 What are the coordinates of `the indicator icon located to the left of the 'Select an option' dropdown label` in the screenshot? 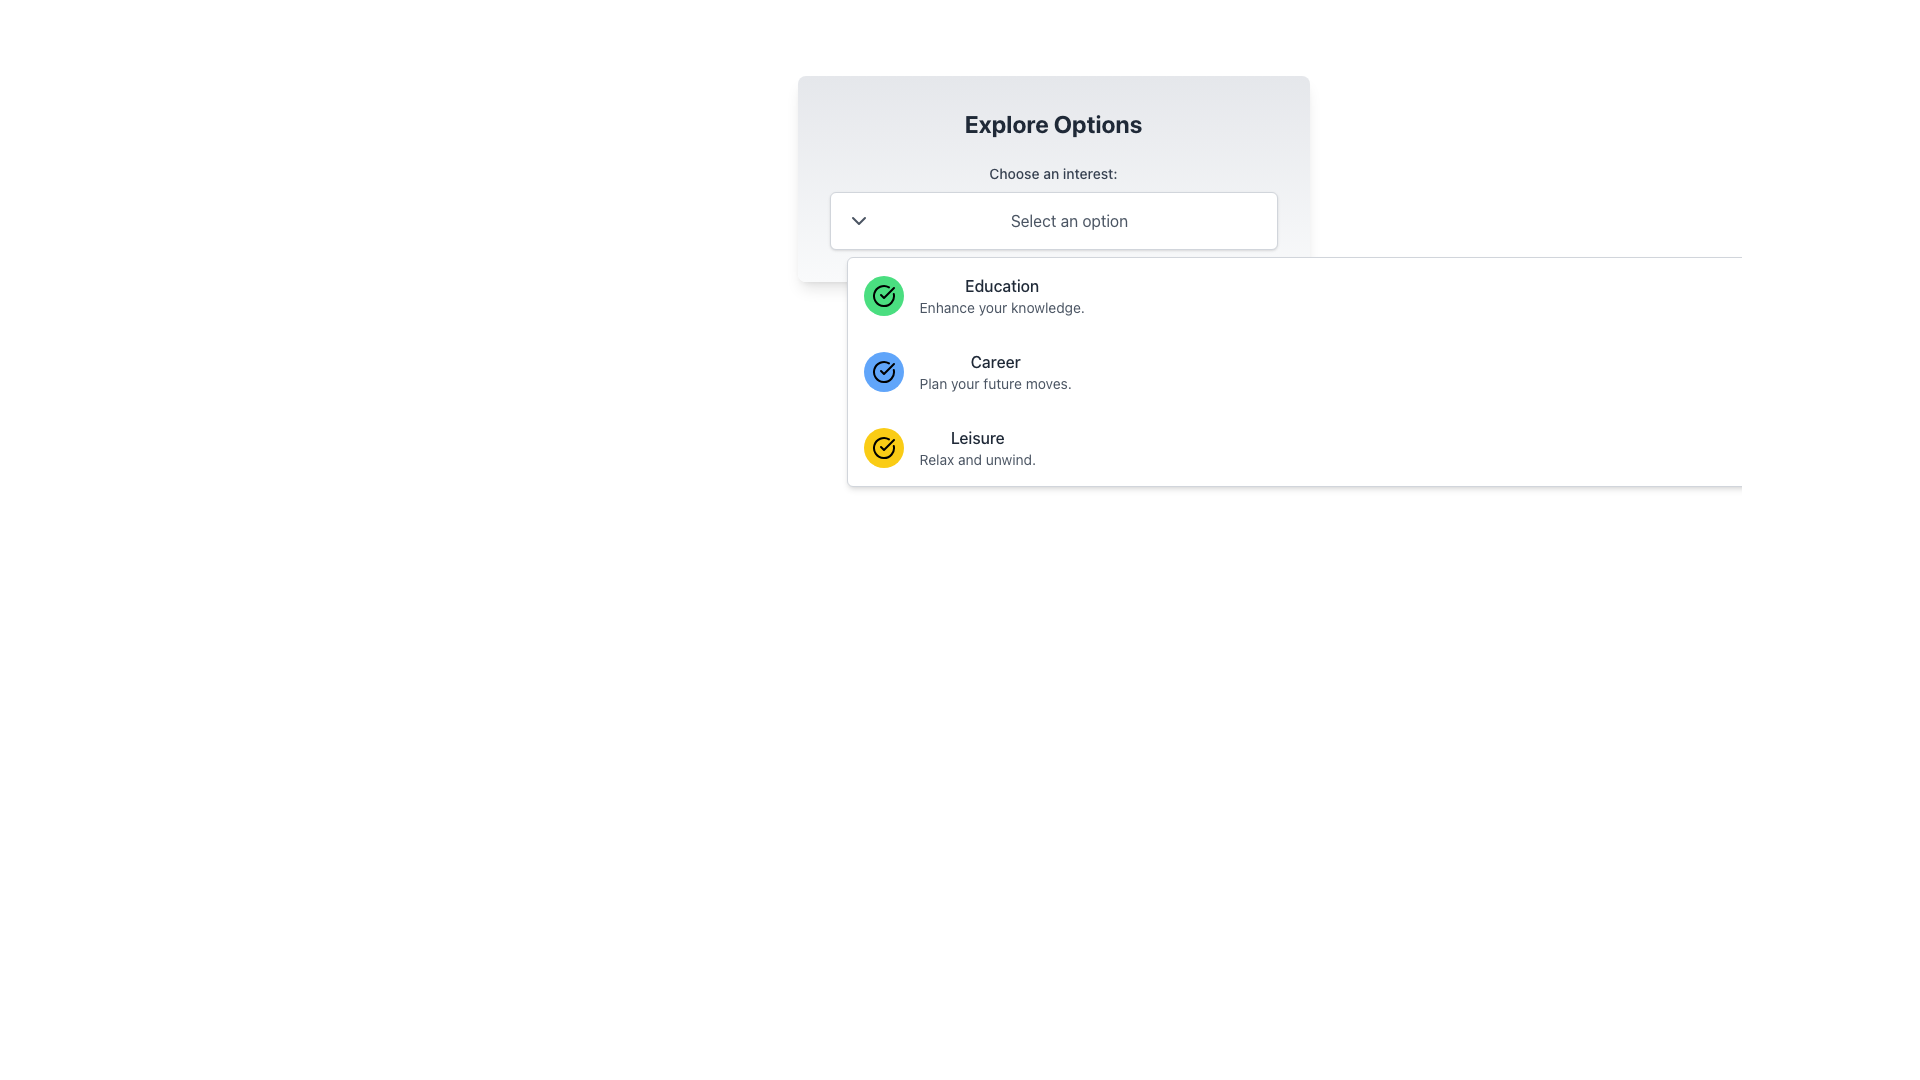 It's located at (858, 220).